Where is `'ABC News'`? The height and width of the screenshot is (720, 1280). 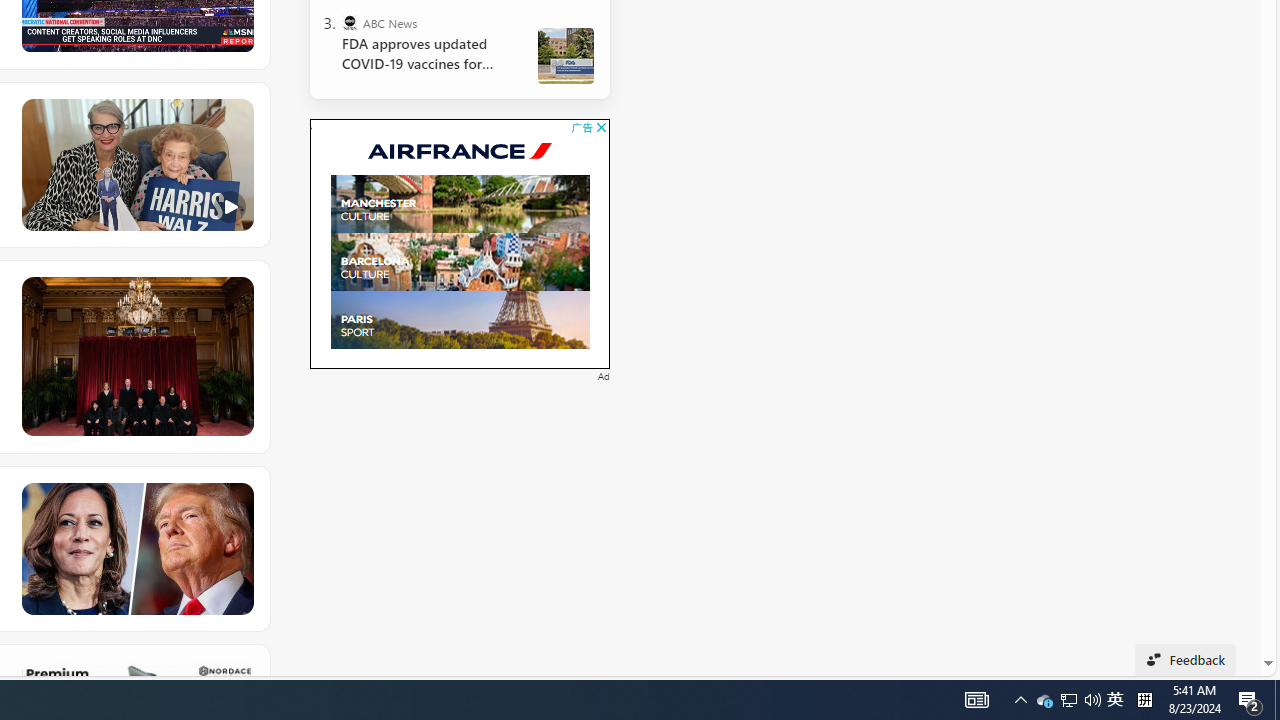
'ABC News' is located at coordinates (350, 23).